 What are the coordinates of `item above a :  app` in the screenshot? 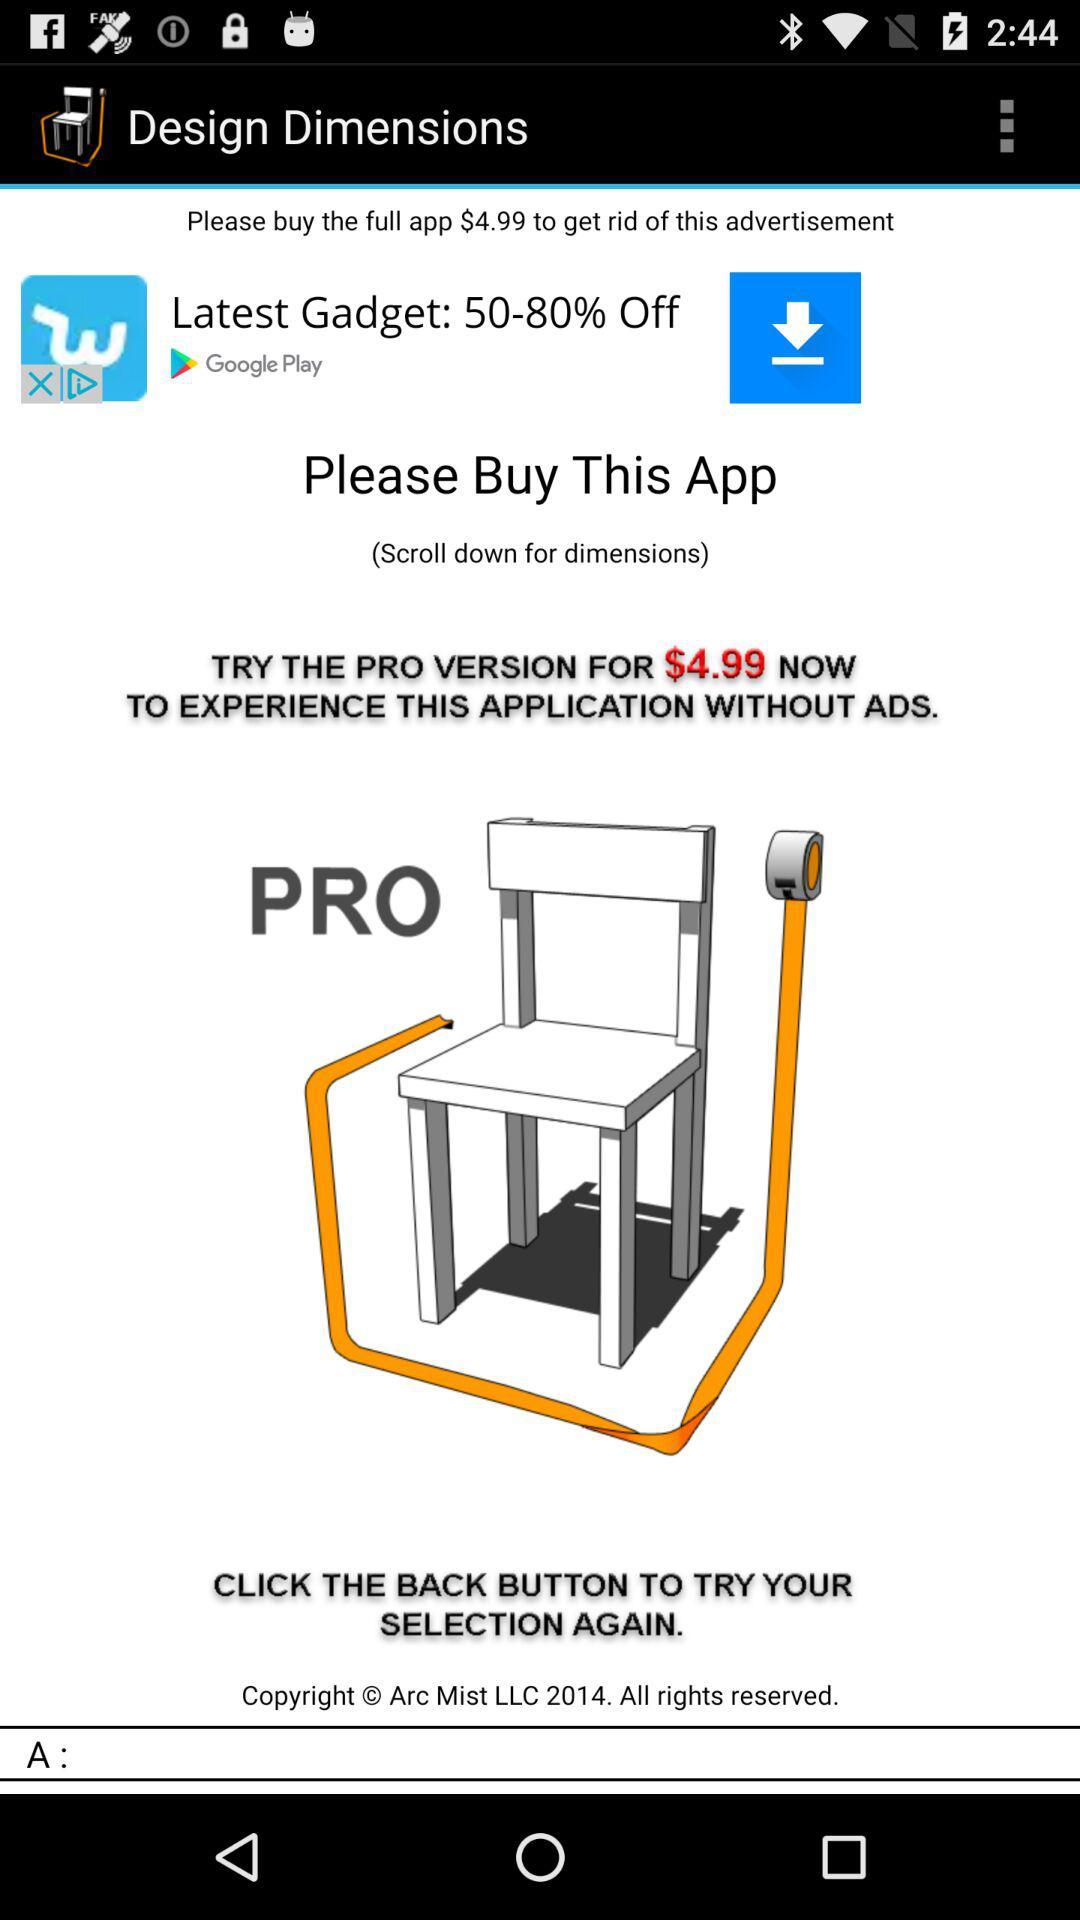 It's located at (540, 1693).